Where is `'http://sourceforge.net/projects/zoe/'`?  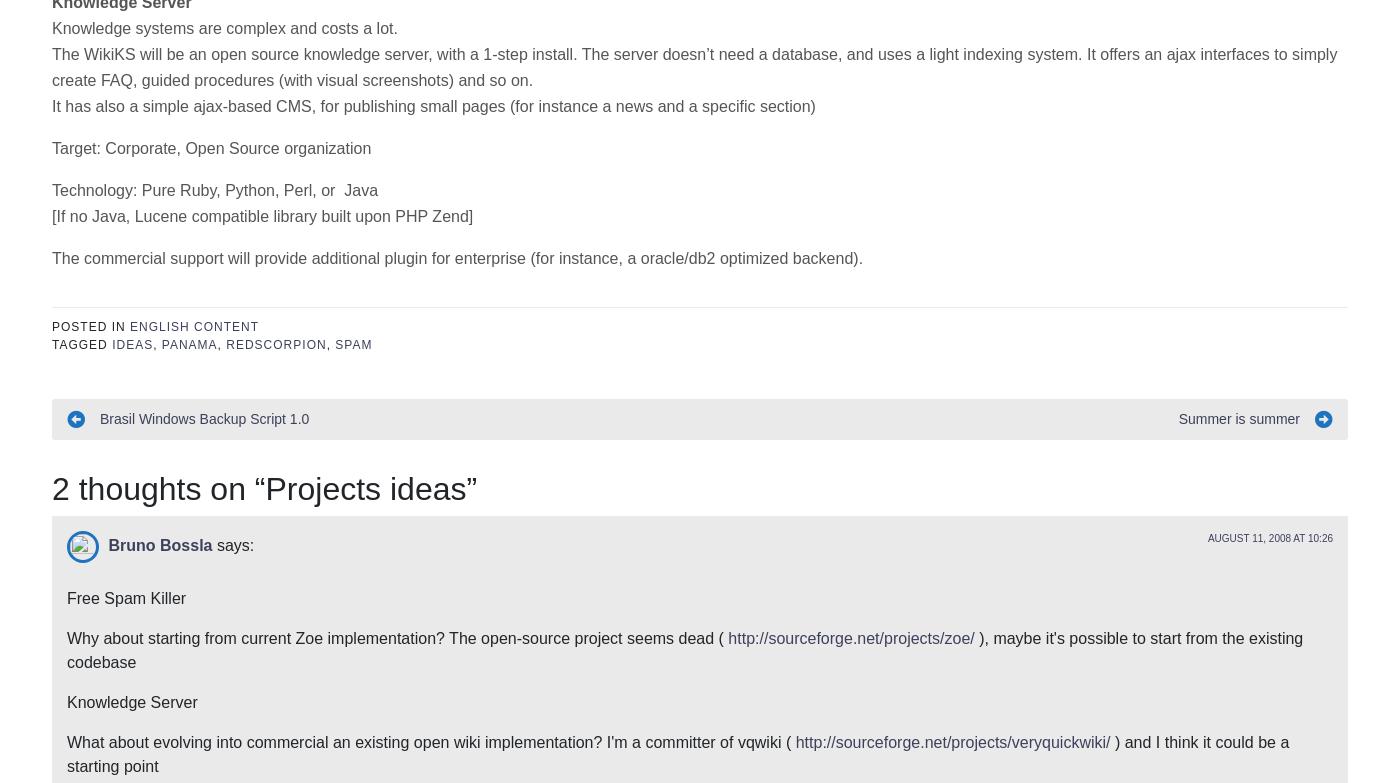 'http://sourceforge.net/projects/zoe/' is located at coordinates (851, 339).